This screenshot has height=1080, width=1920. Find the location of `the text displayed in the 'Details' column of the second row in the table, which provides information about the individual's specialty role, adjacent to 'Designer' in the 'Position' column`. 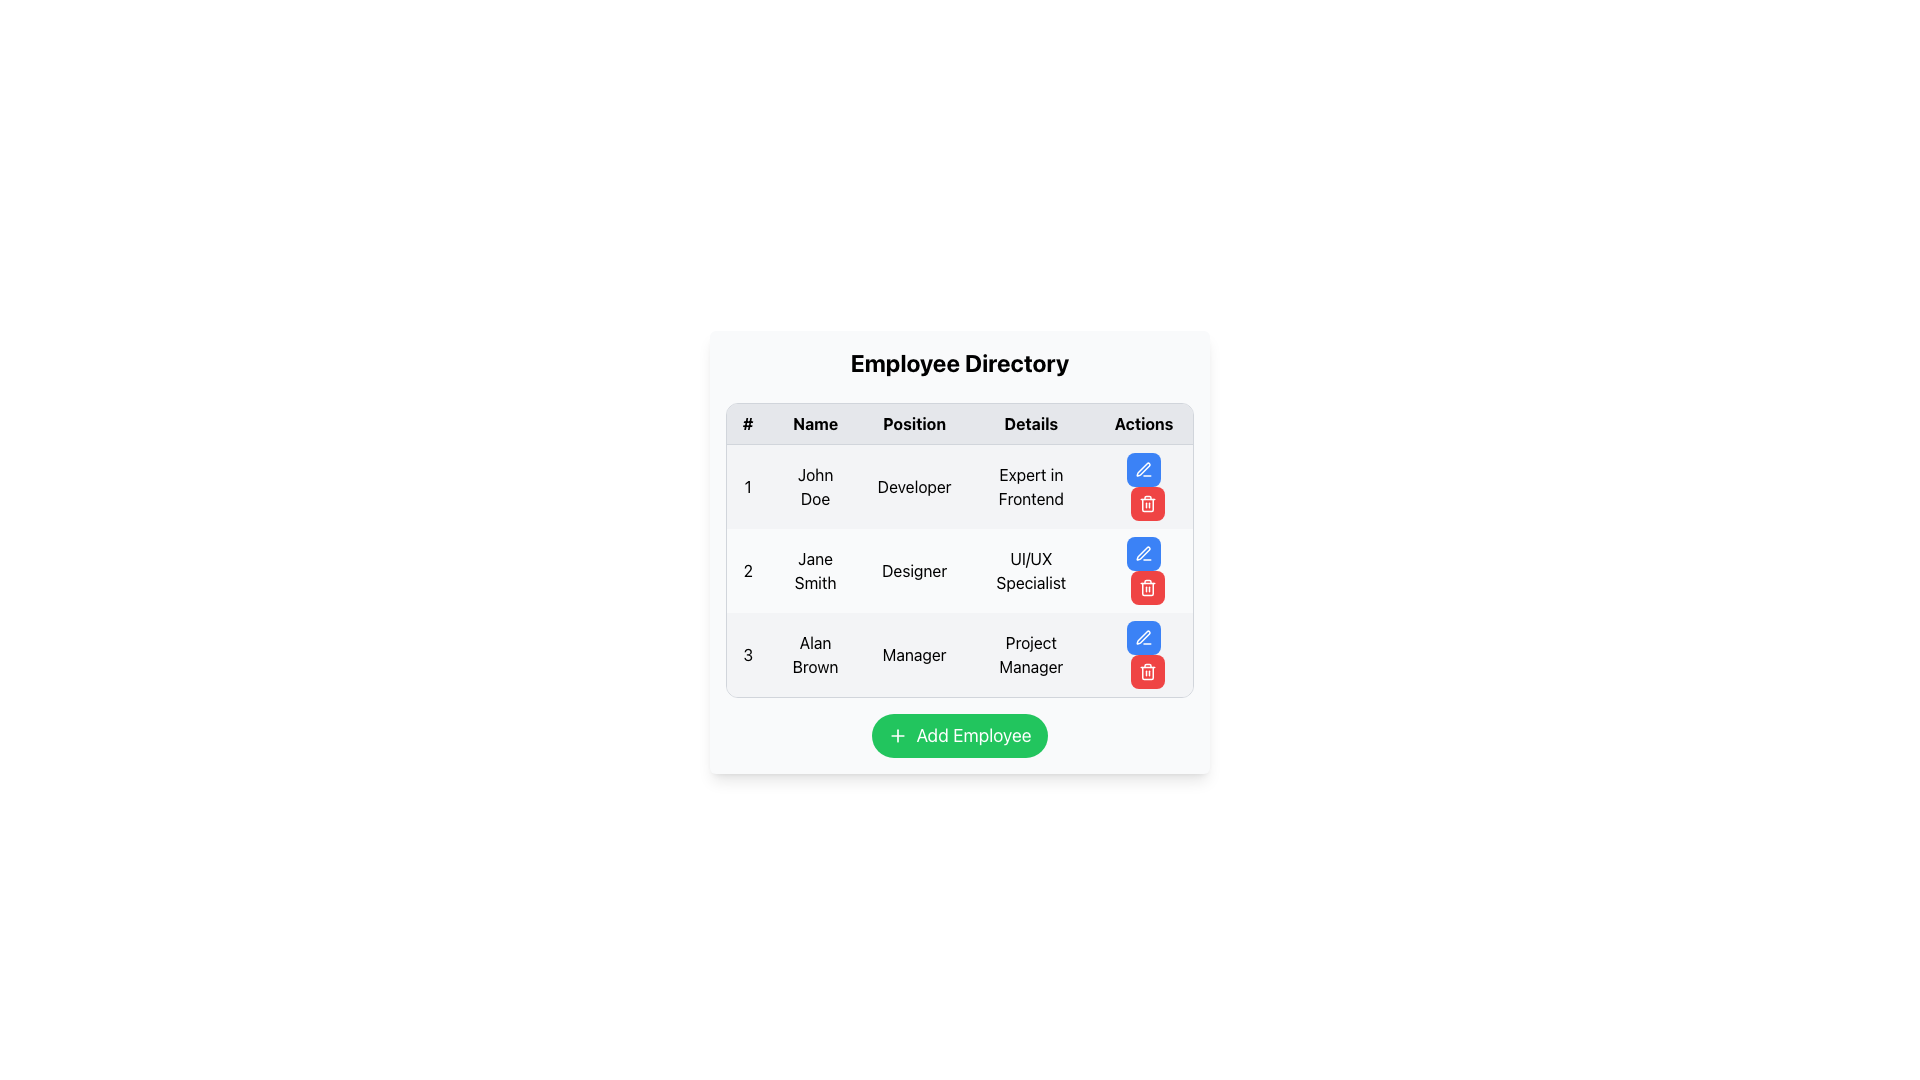

the text displayed in the 'Details' column of the second row in the table, which provides information about the individual's specialty role, adjacent to 'Designer' in the 'Position' column is located at coordinates (1031, 570).